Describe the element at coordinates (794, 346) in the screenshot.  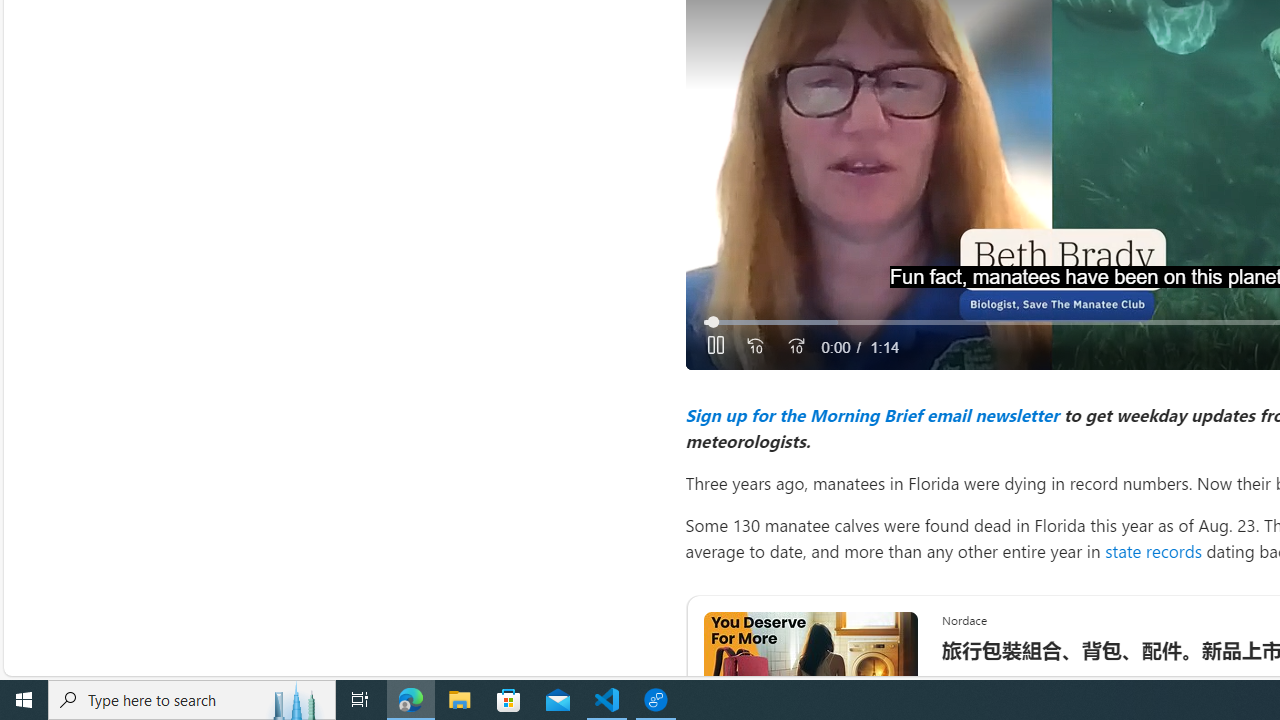
I see `'Seek Forward'` at that location.